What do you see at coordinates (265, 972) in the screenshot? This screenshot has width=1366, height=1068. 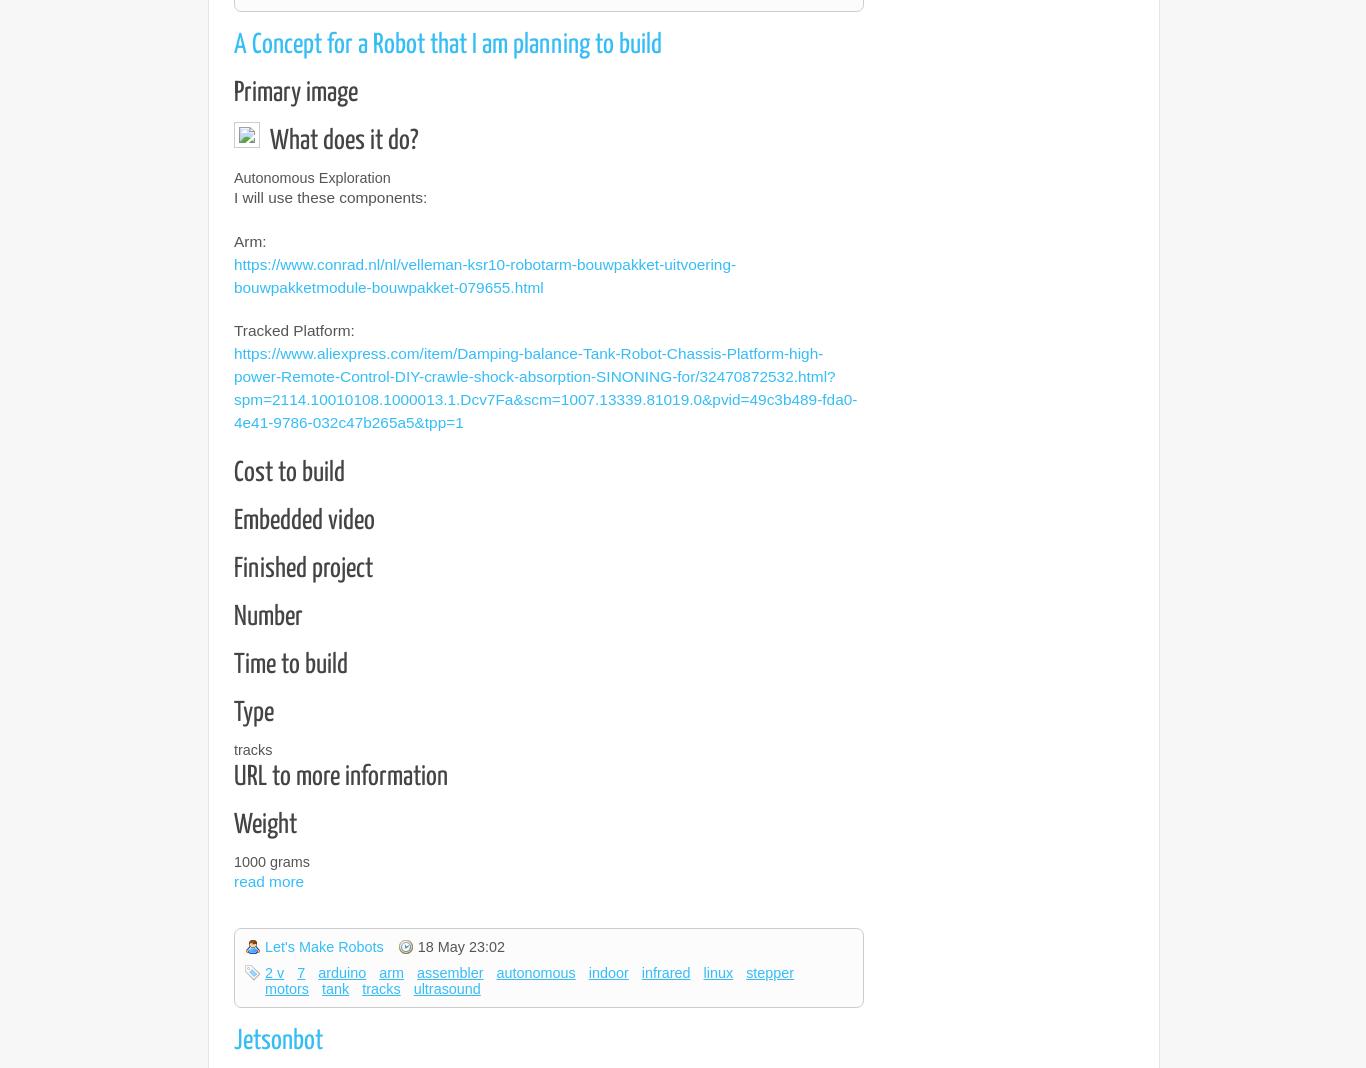 I see `'2 v'` at bounding box center [265, 972].